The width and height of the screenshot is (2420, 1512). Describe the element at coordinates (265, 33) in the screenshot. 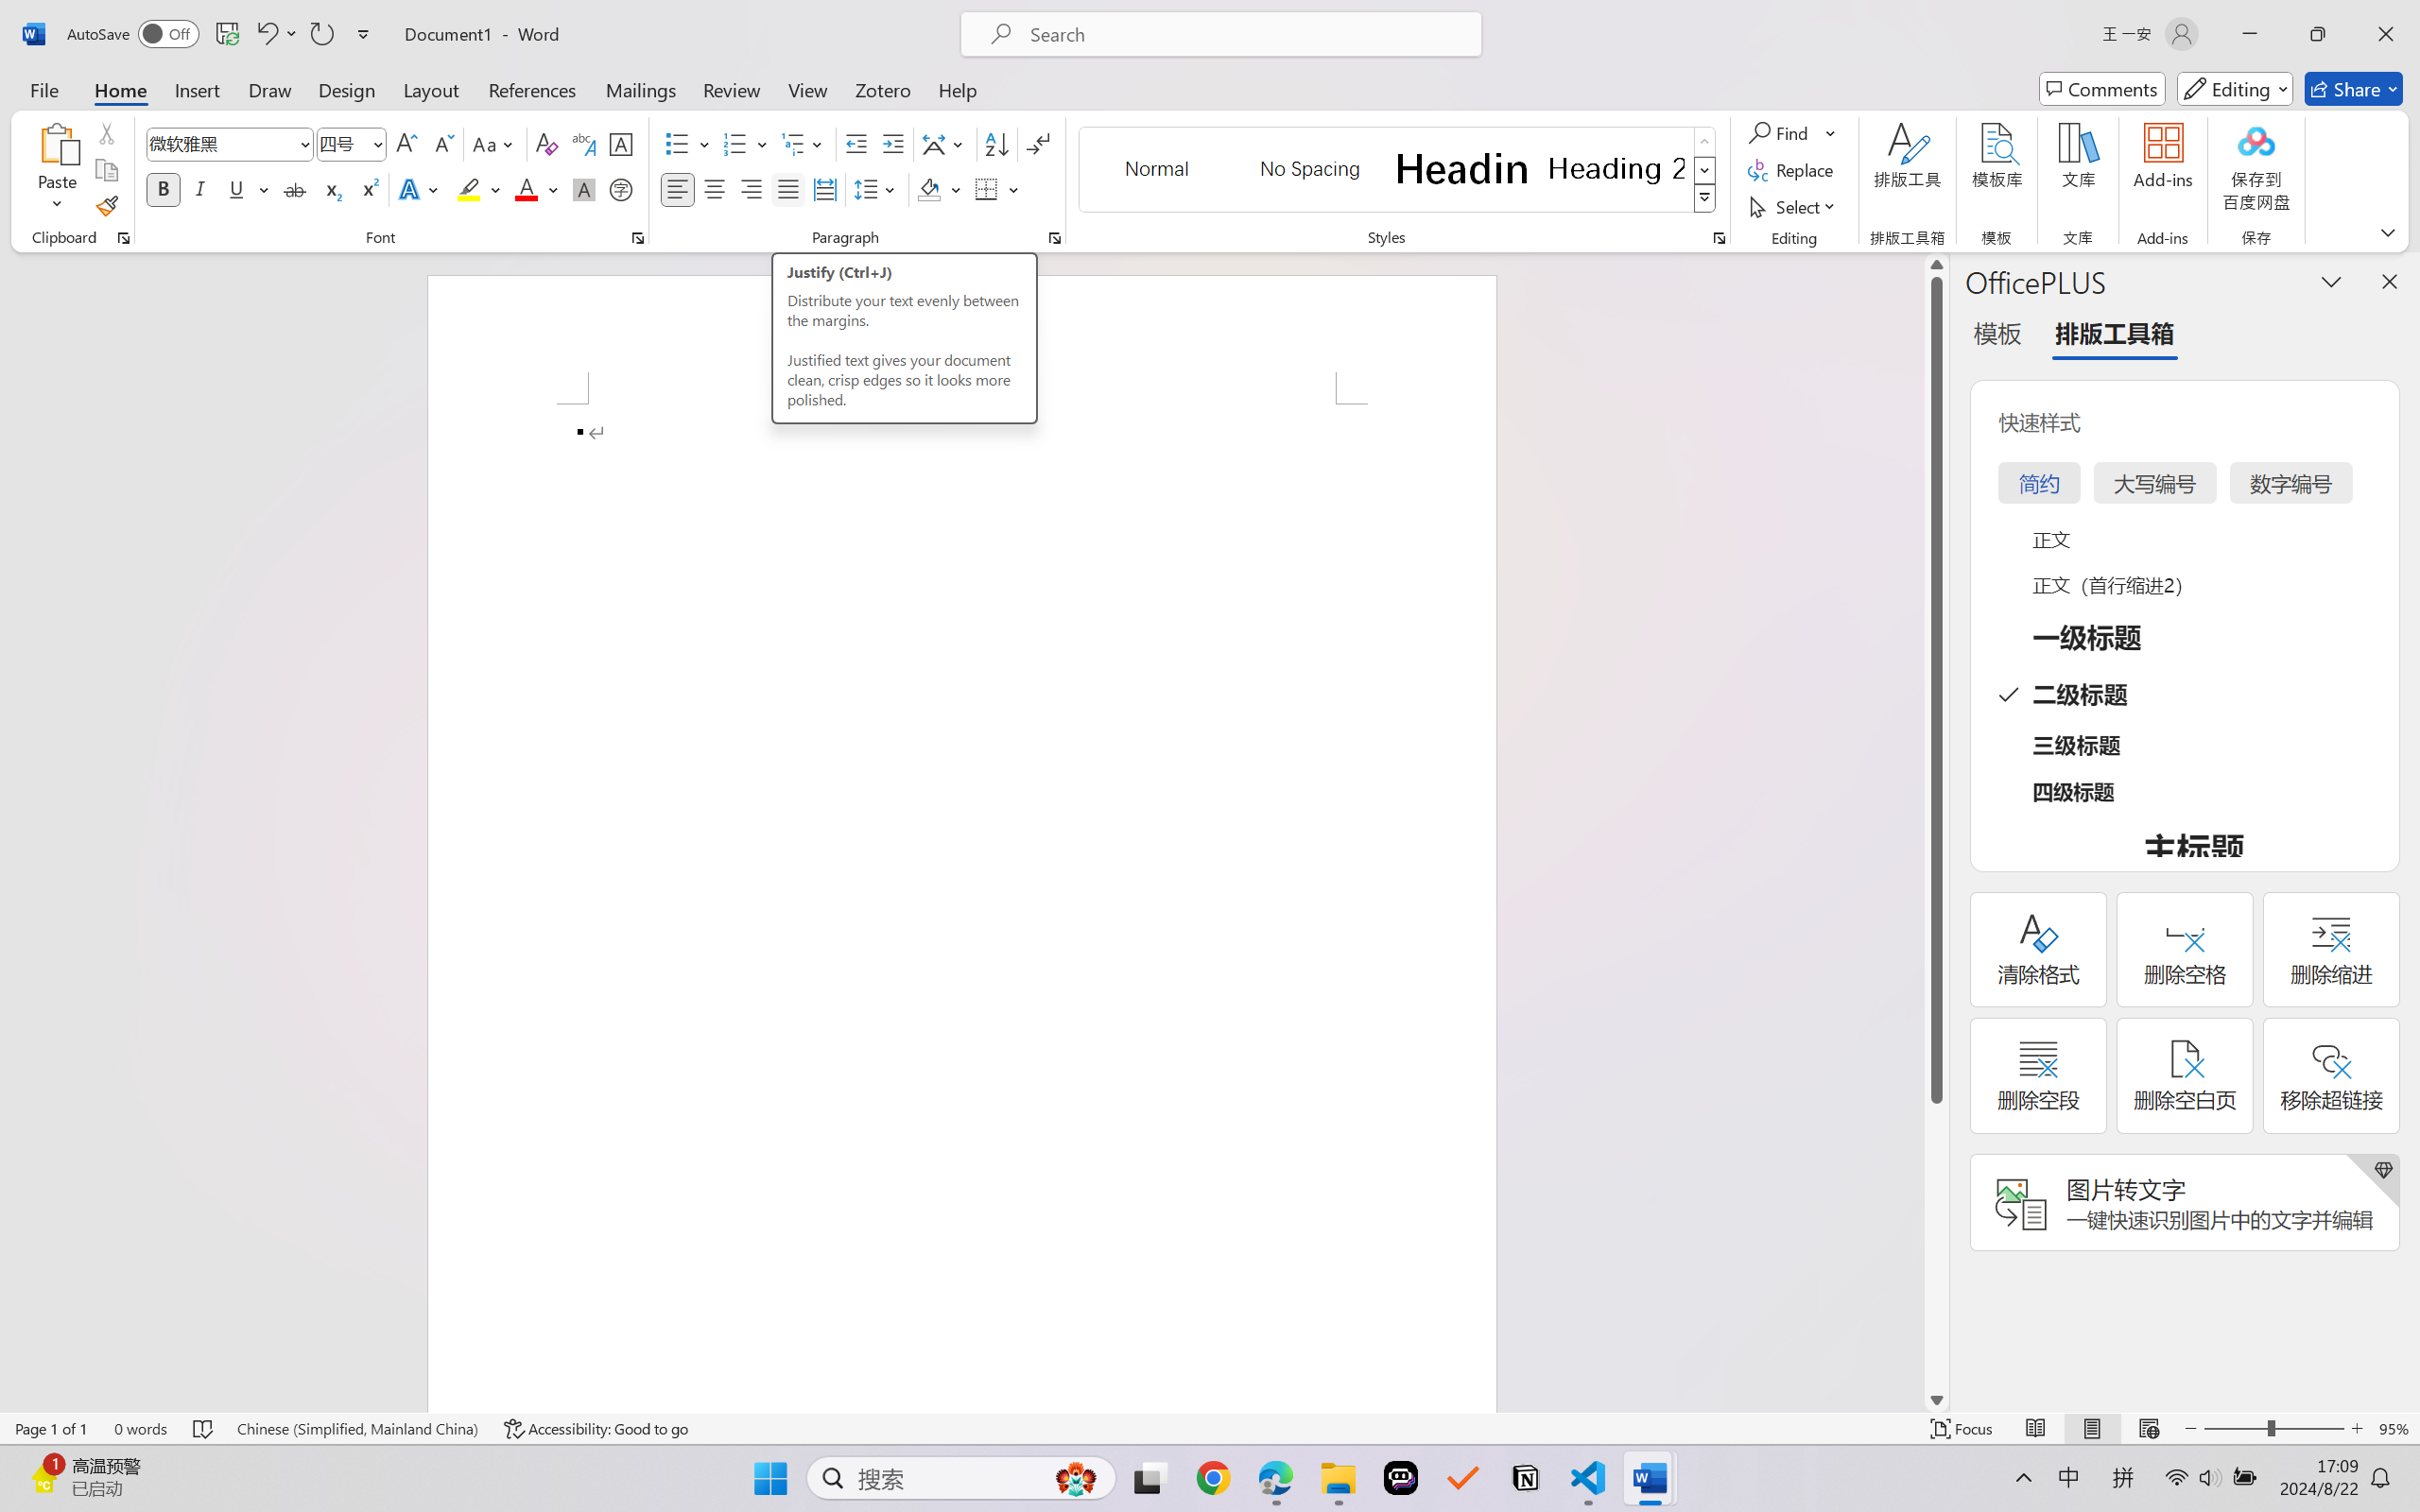

I see `'Undo <ApplyStyleToDoc>b__0'` at that location.